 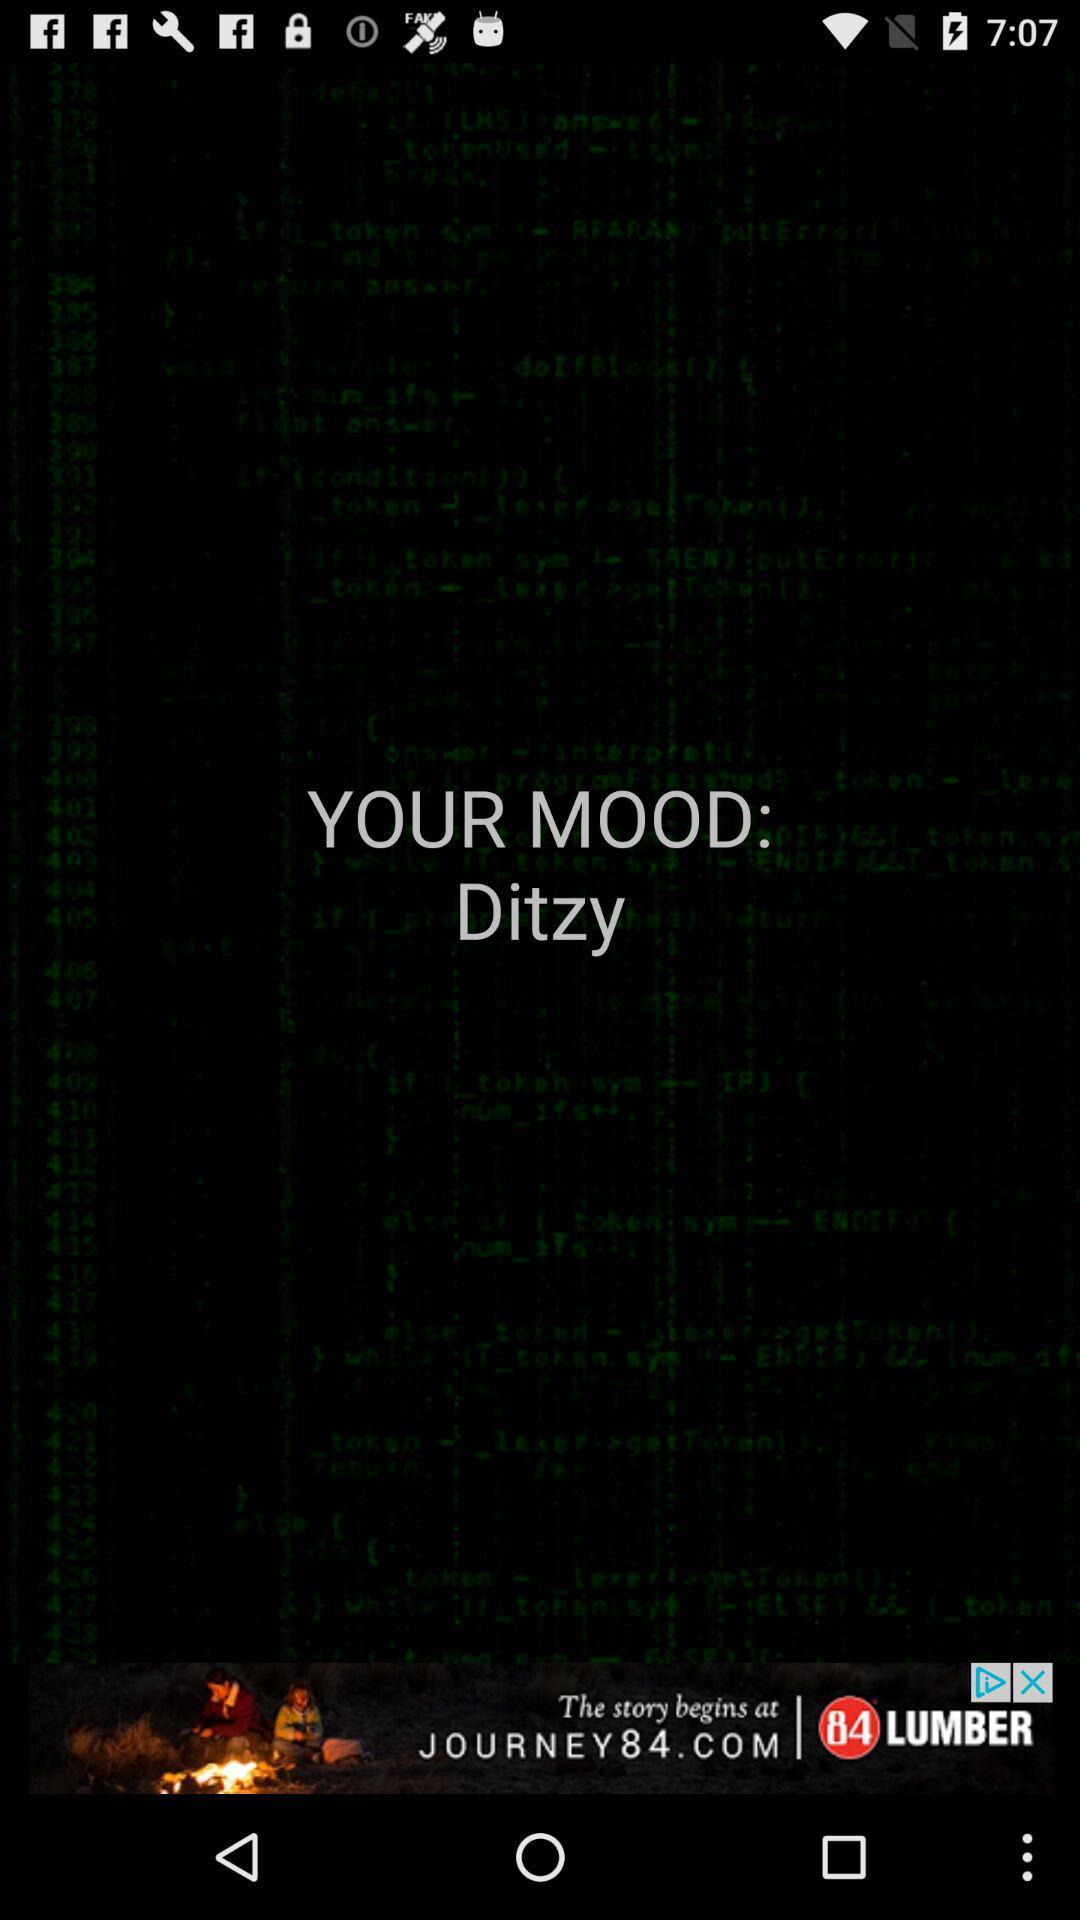 What do you see at coordinates (540, 1727) in the screenshot?
I see `advertisement` at bounding box center [540, 1727].